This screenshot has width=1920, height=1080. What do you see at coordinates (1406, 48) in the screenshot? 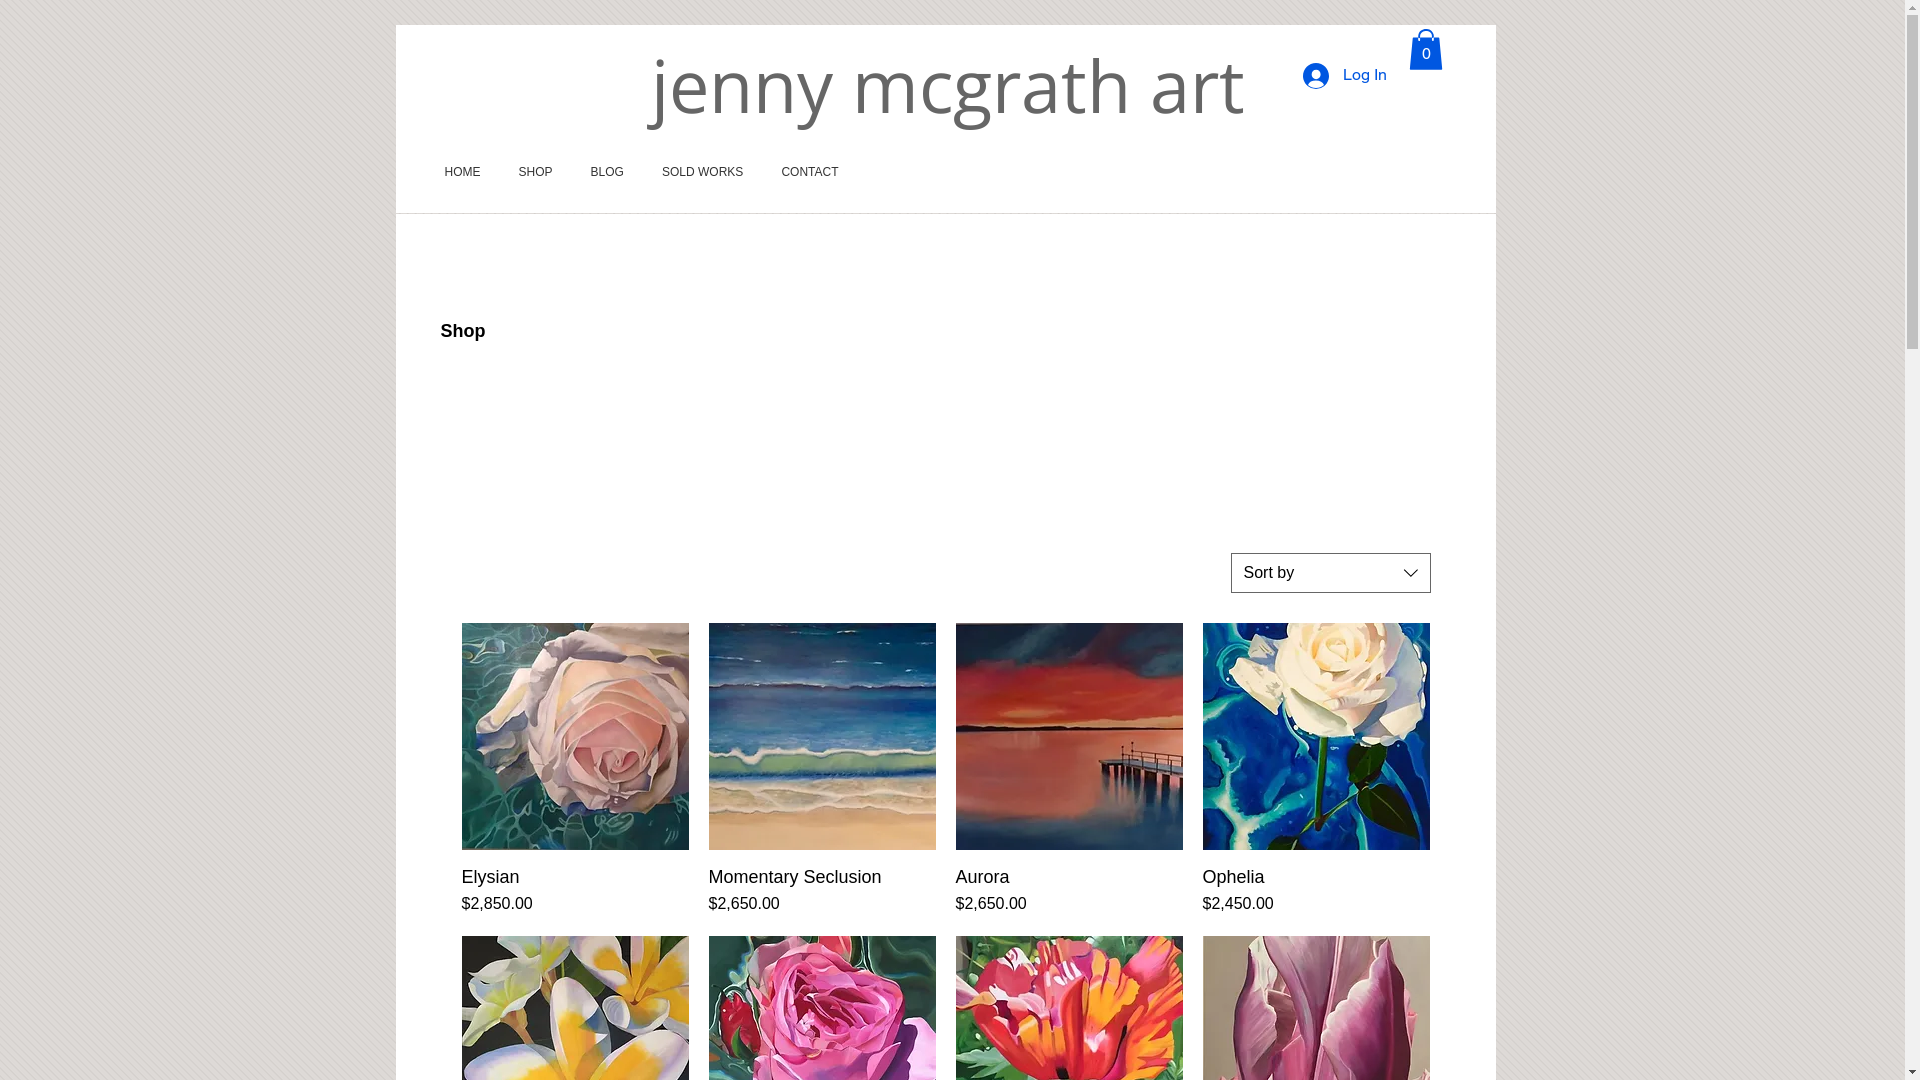
I see `'0'` at bounding box center [1406, 48].